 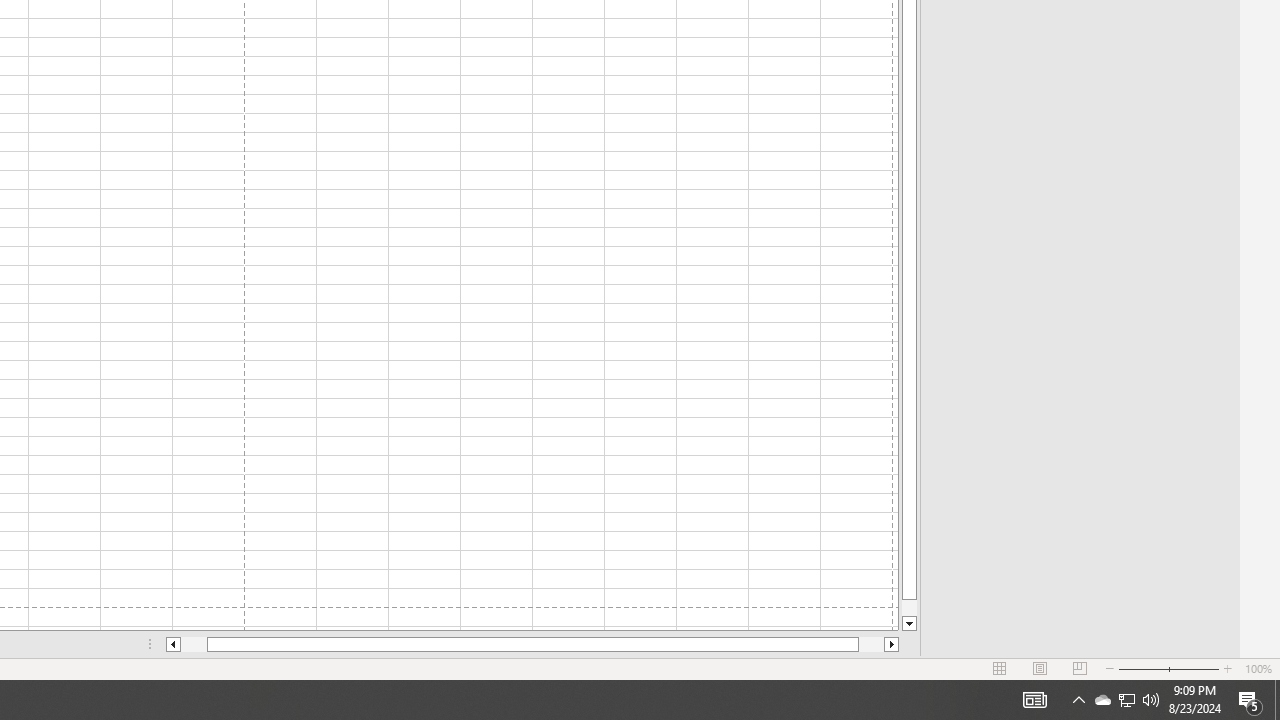 What do you see at coordinates (1226, 669) in the screenshot?
I see `'Zoom In'` at bounding box center [1226, 669].